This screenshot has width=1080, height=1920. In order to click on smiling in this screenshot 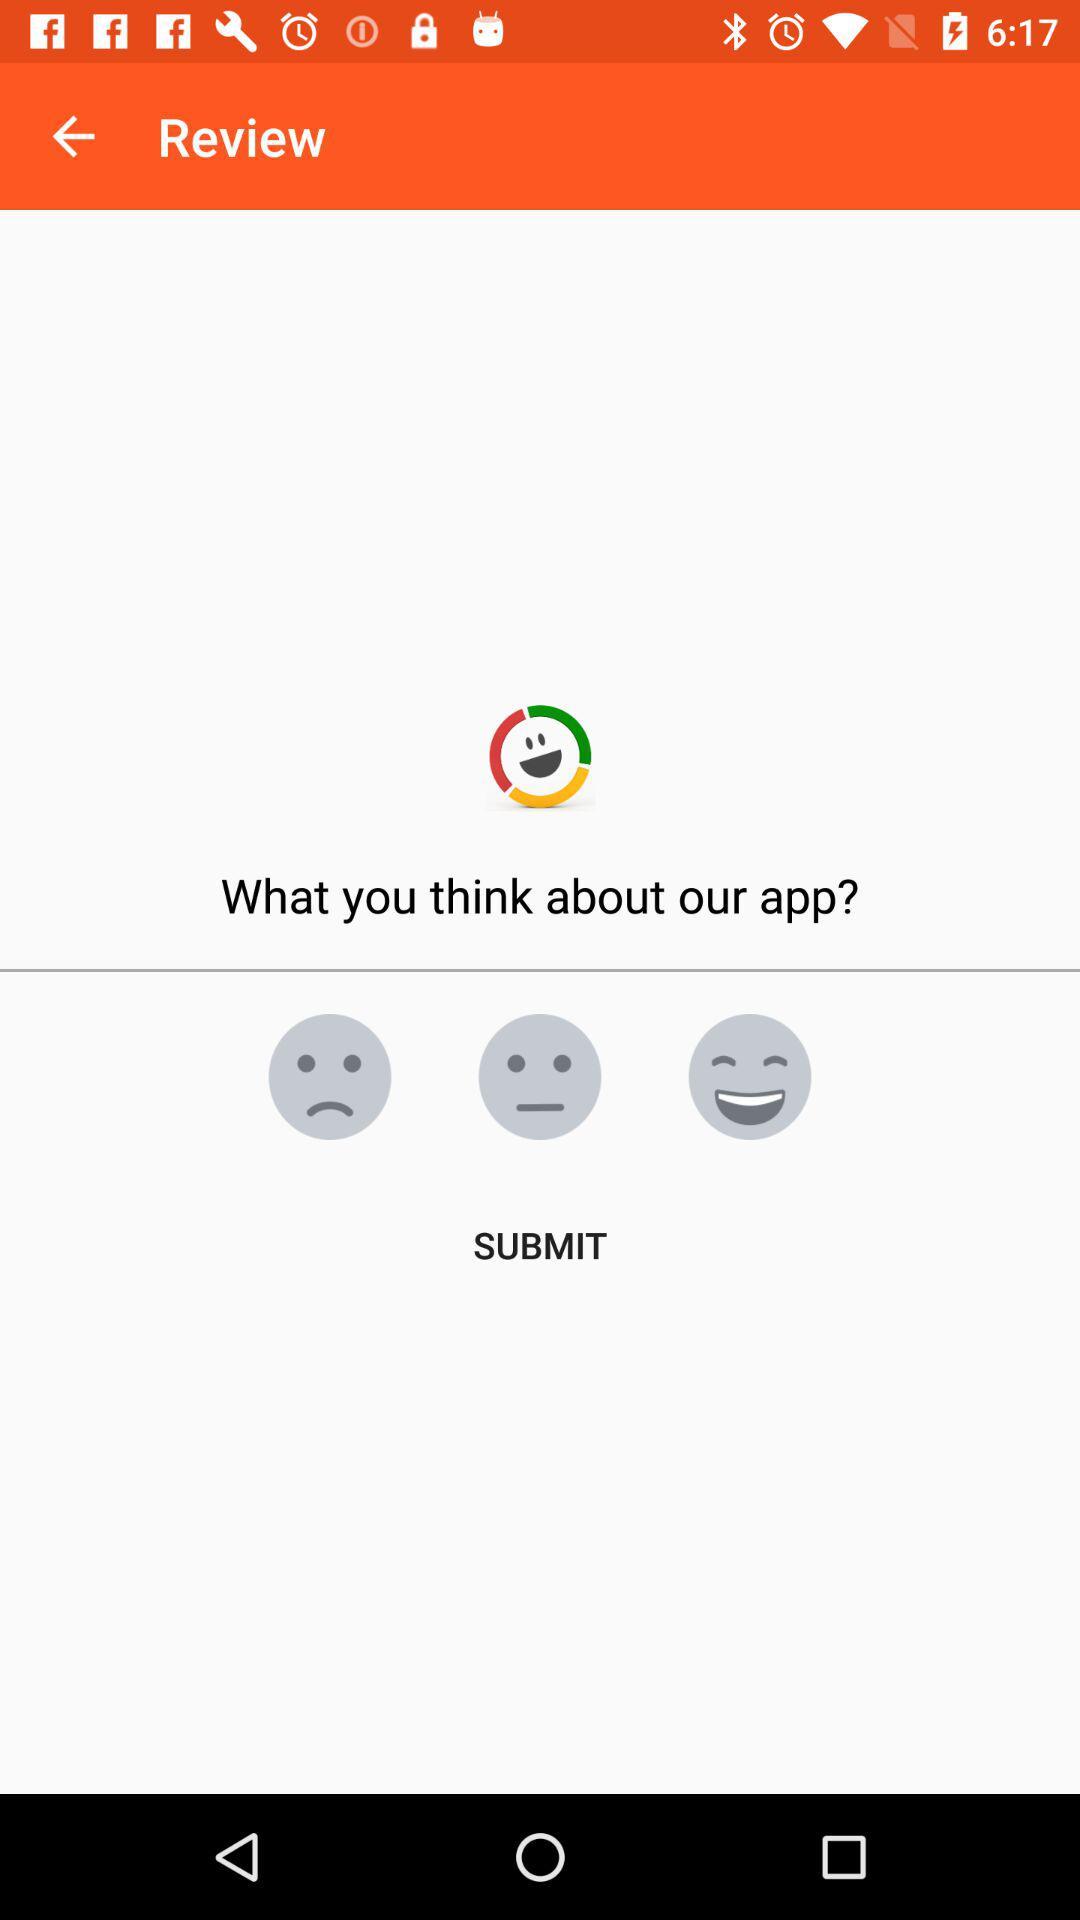, I will do `click(749, 1075)`.